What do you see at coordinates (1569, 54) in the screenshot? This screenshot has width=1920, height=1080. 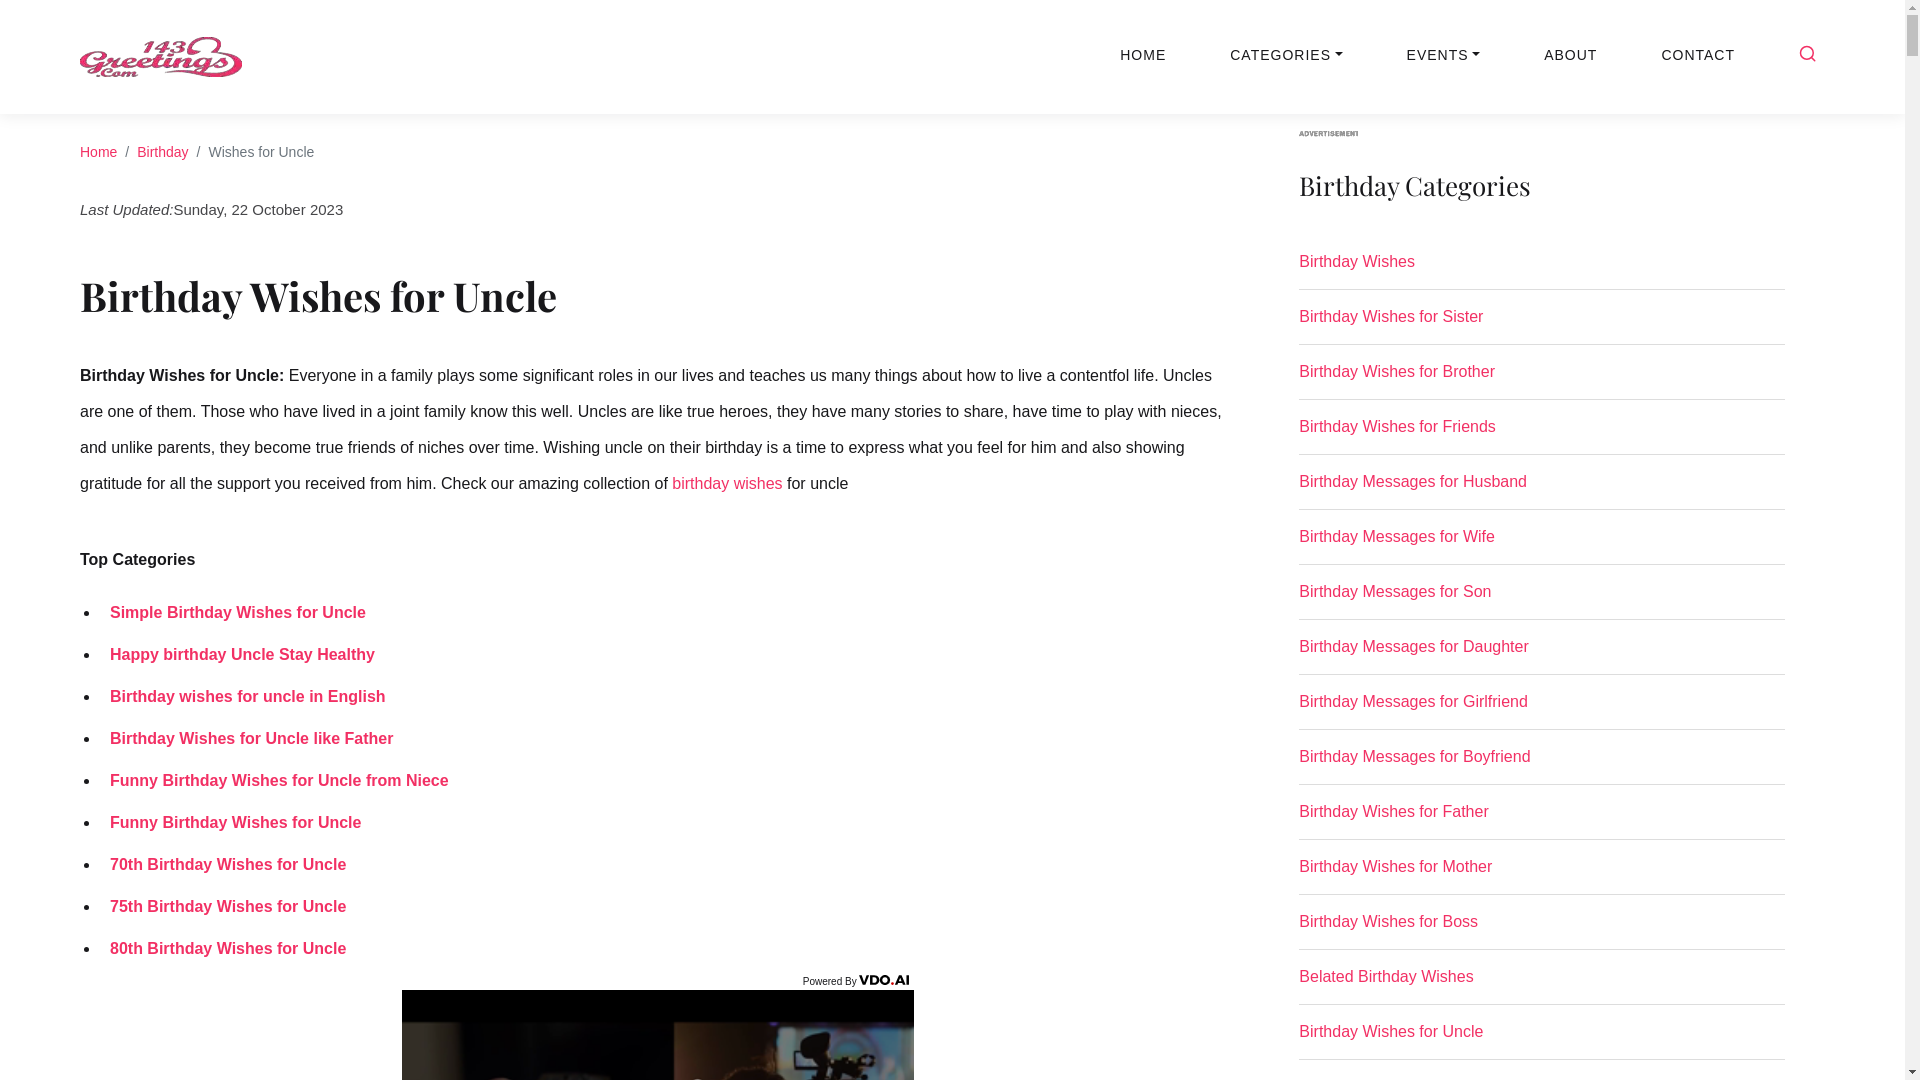 I see `'ABOUT'` at bounding box center [1569, 54].